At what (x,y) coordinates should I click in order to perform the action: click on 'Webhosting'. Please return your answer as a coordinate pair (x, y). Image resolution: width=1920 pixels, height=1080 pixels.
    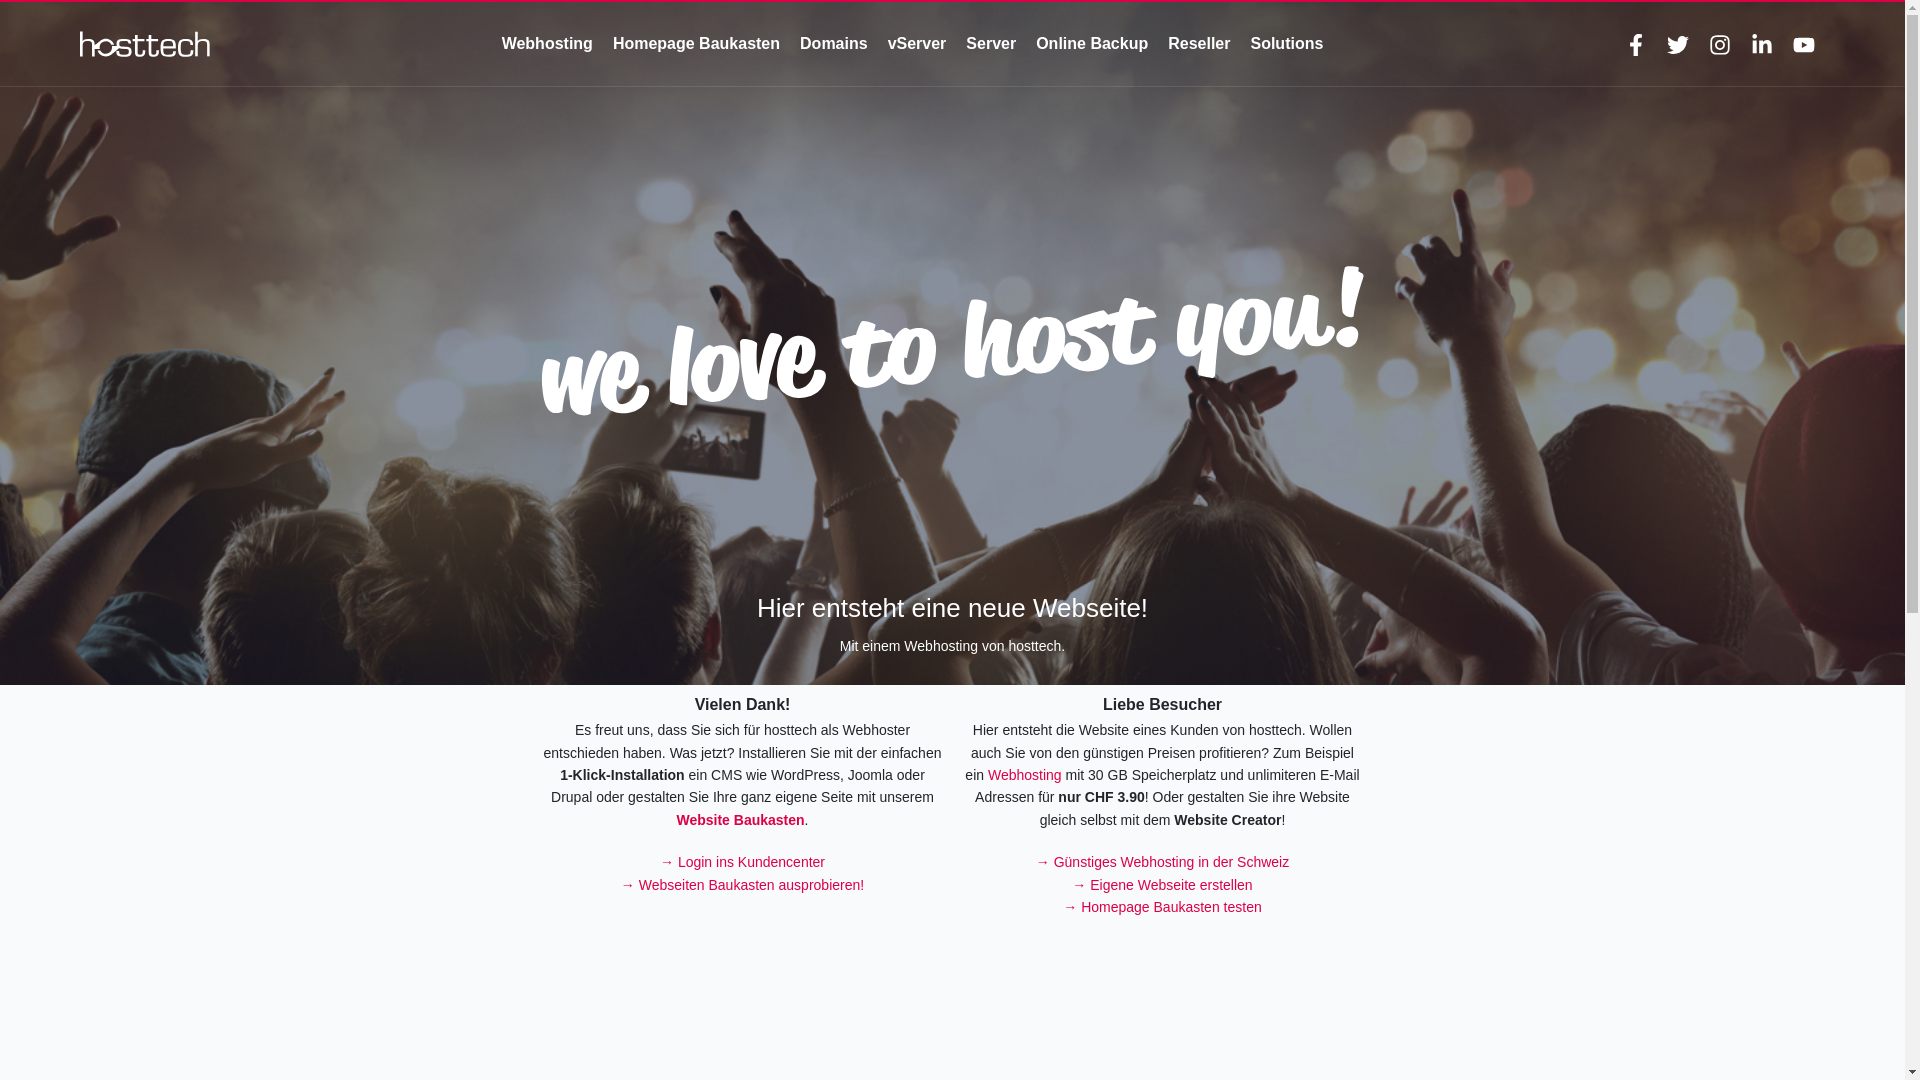
    Looking at the image, I should click on (547, 43).